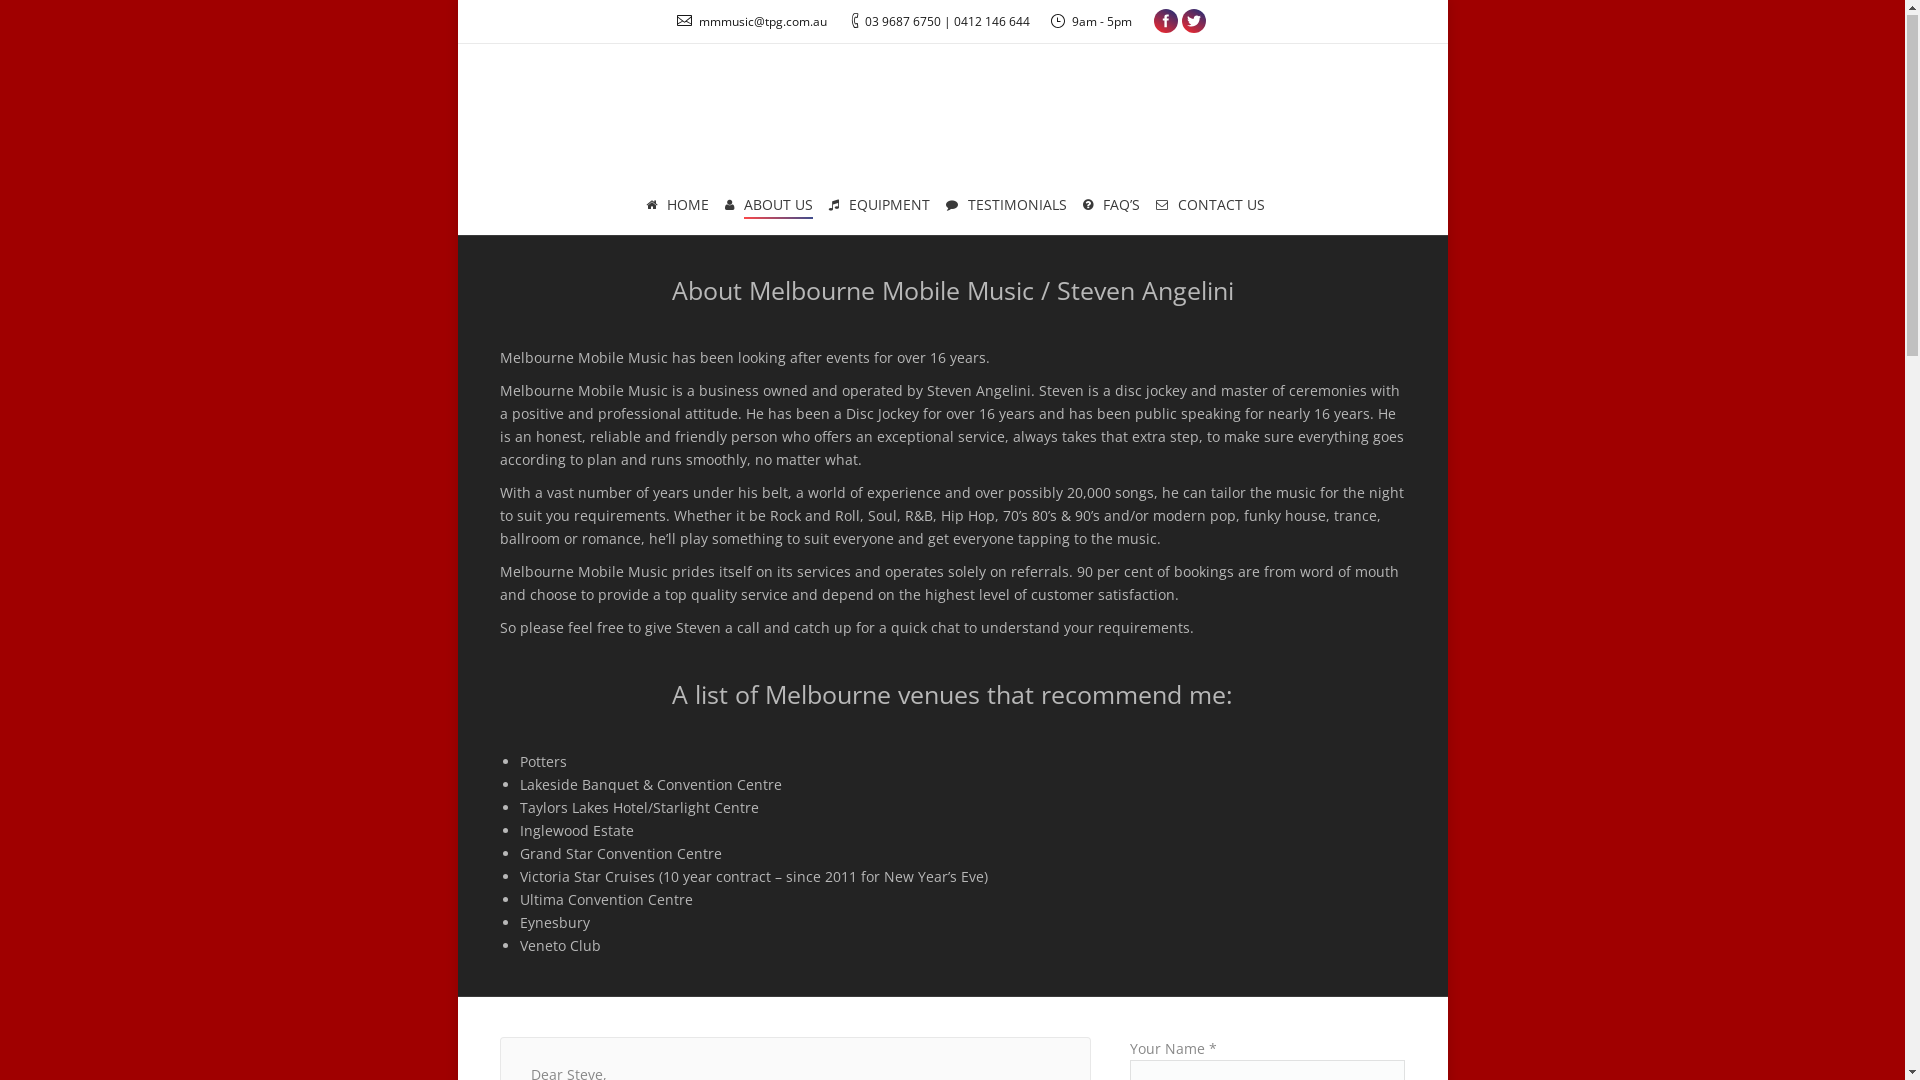 The image size is (1920, 1080). I want to click on 'Facebook', so click(1153, 22).